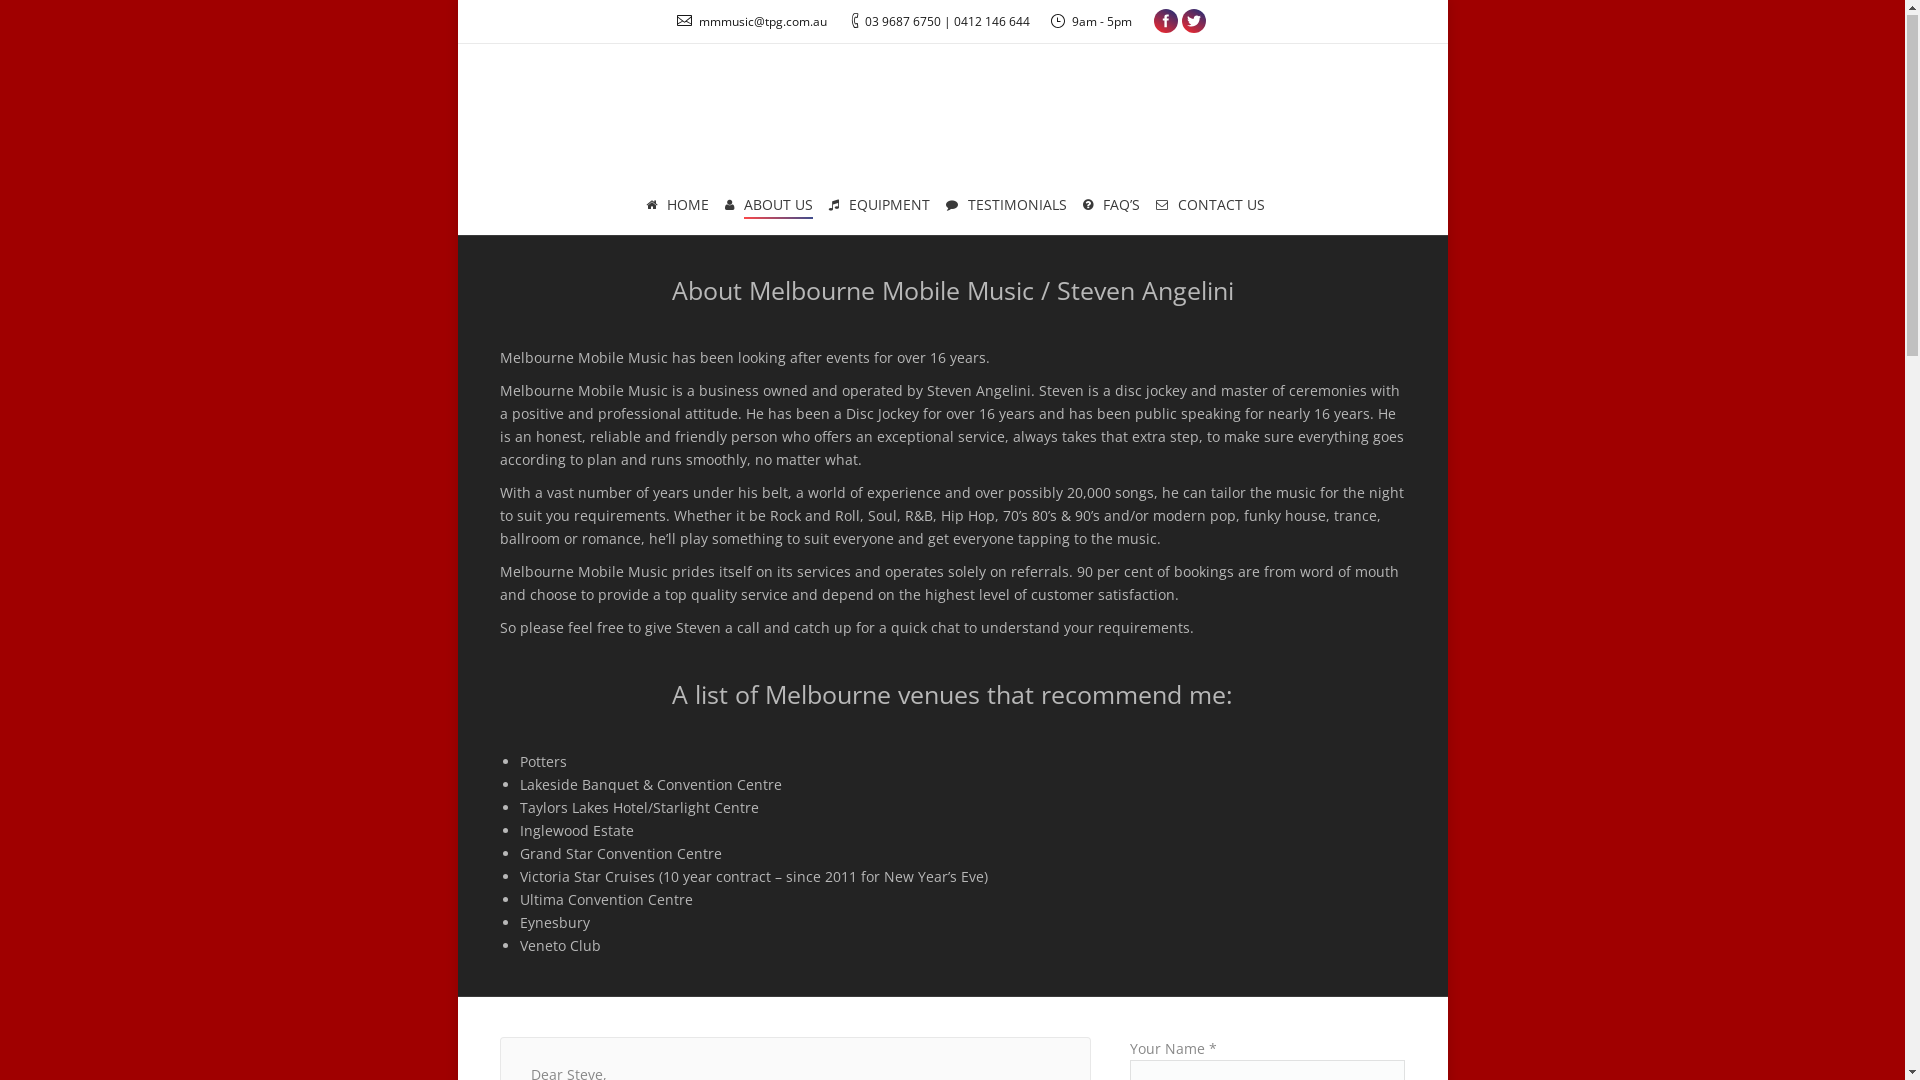 The image size is (1920, 1080). I want to click on 'Facebook', so click(1153, 22).